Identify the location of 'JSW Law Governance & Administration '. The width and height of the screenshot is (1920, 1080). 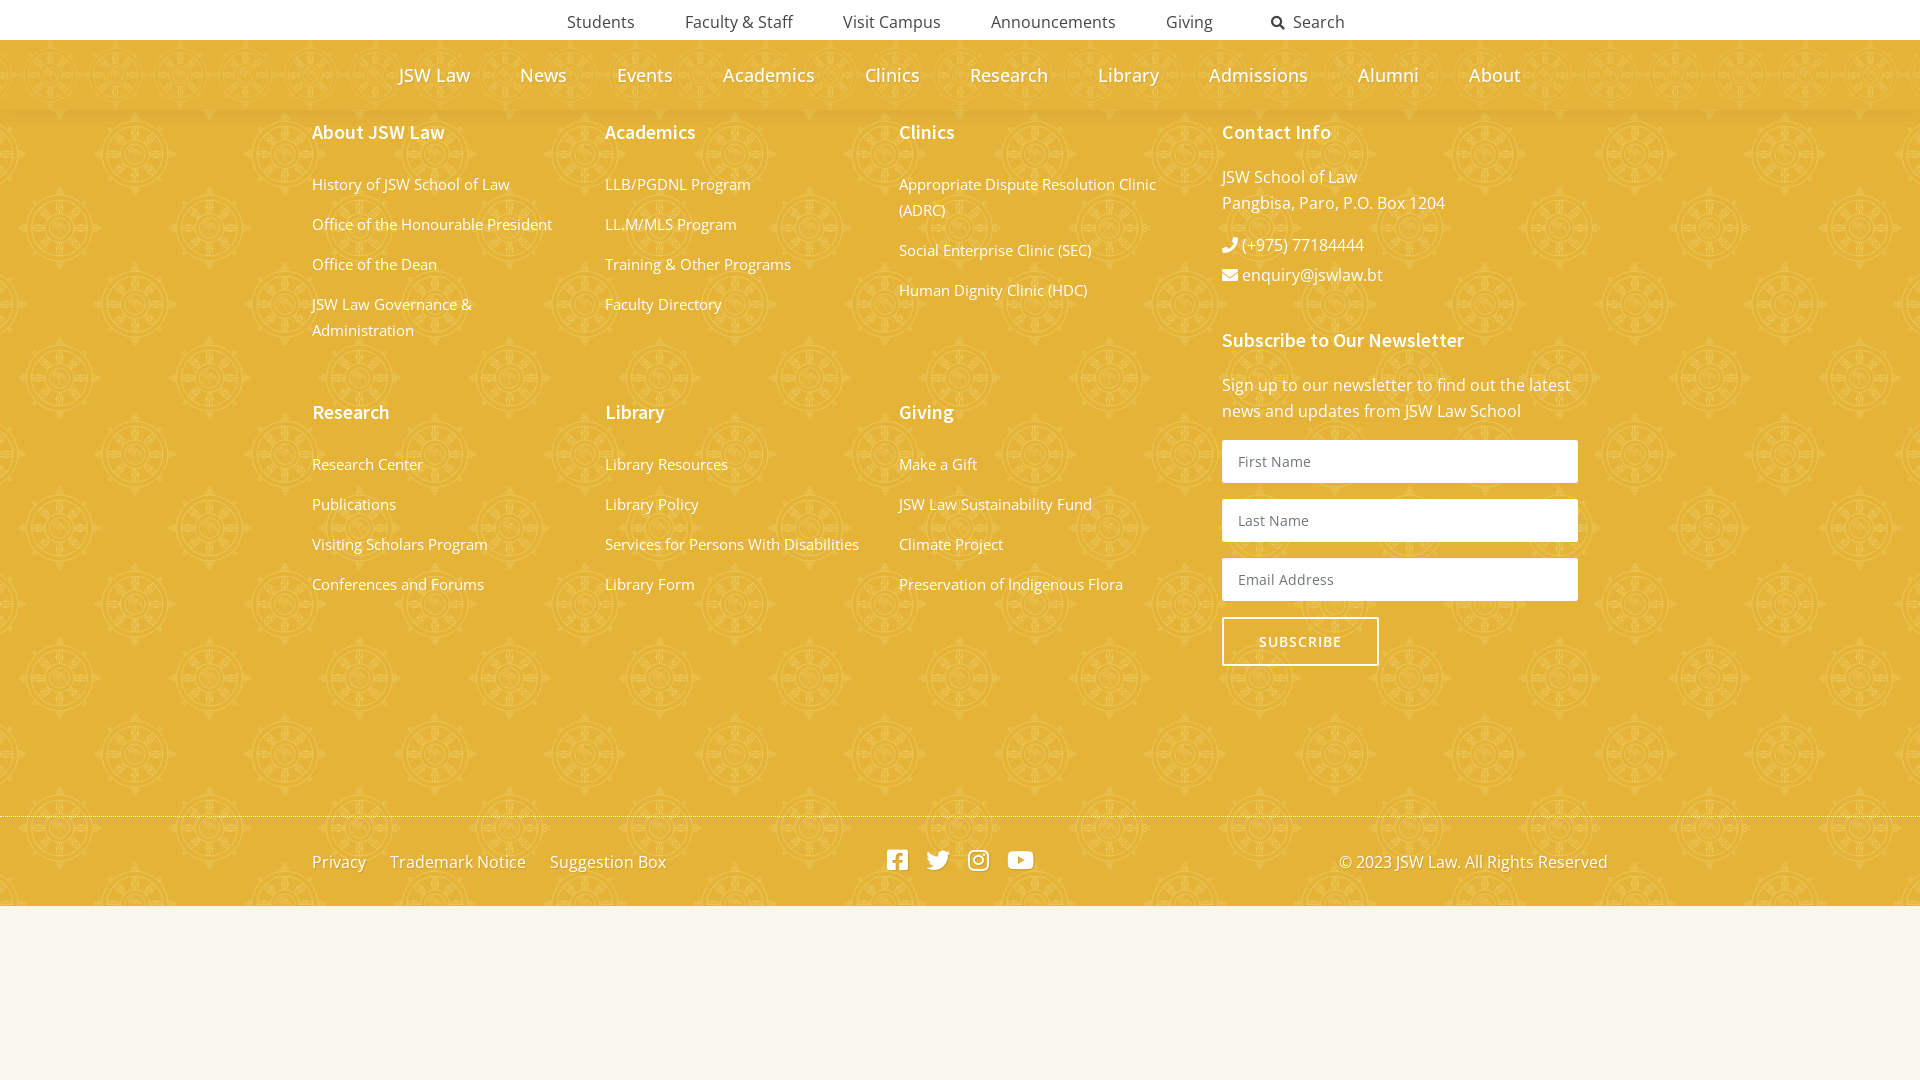
(392, 315).